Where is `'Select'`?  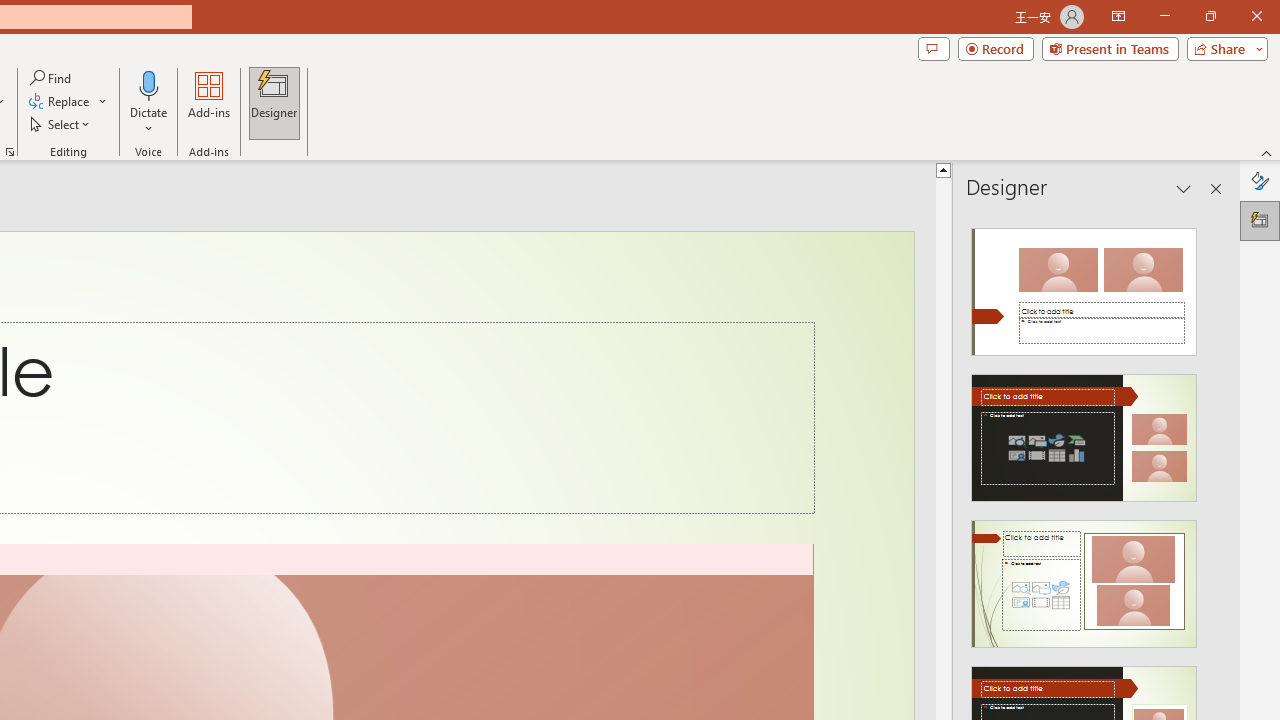 'Select' is located at coordinates (61, 124).